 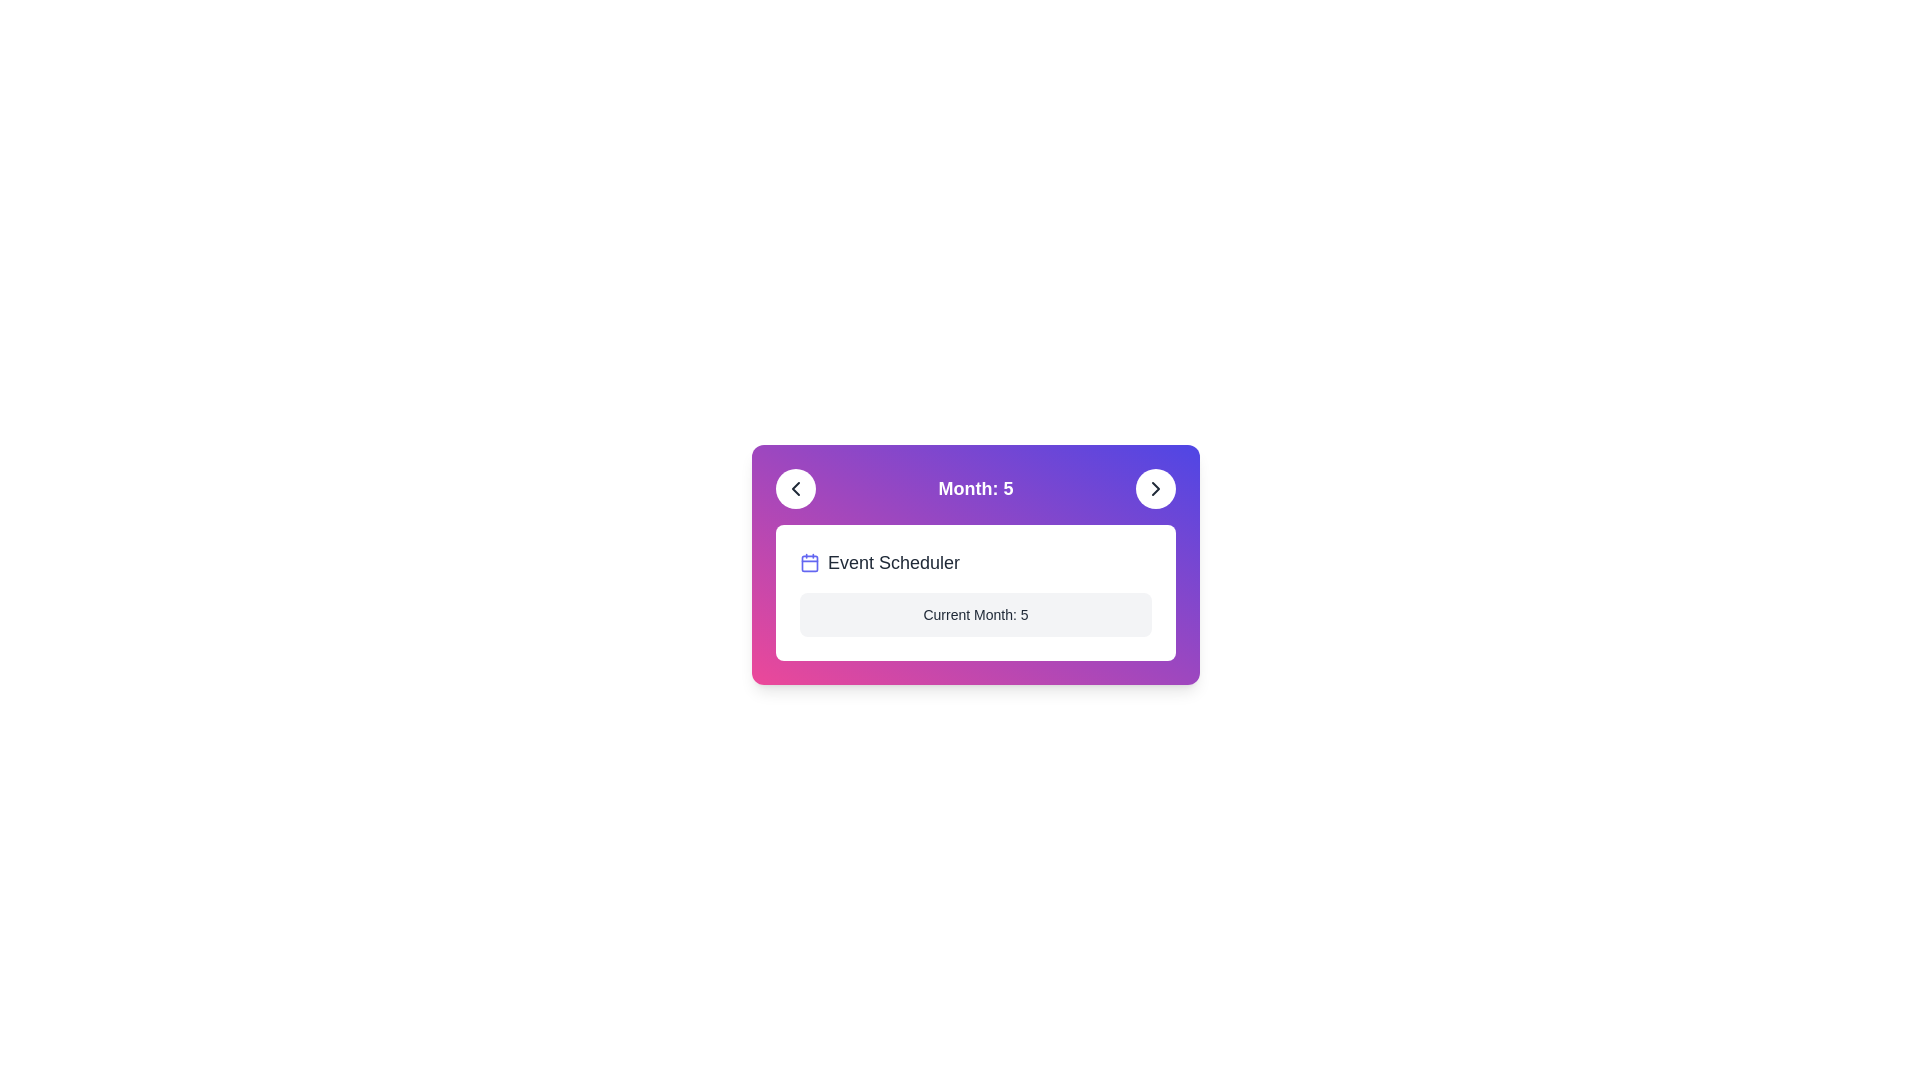 I want to click on text displayed in the Label that indicates the current month value, which shows 'Month: 5', so click(x=975, y=489).